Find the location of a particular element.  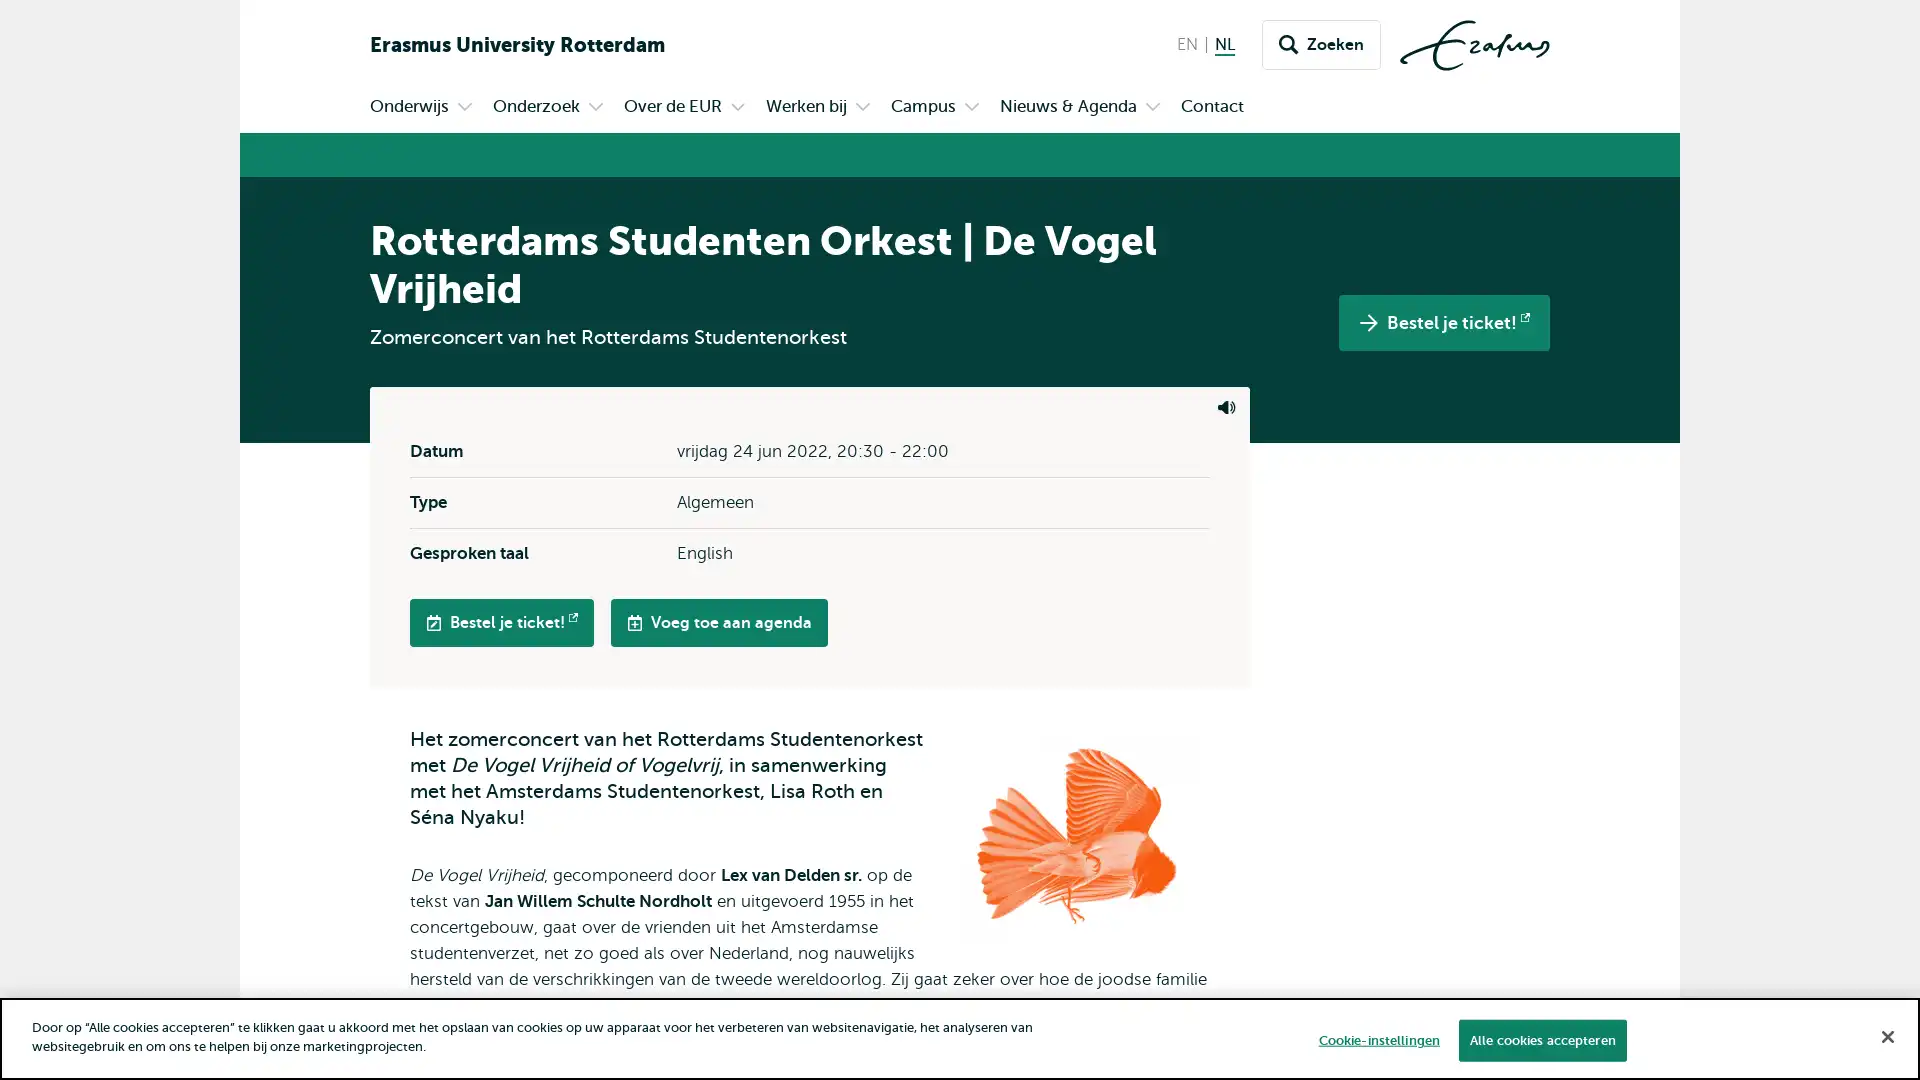

Cookie-instellingen is located at coordinates (1377, 1039).